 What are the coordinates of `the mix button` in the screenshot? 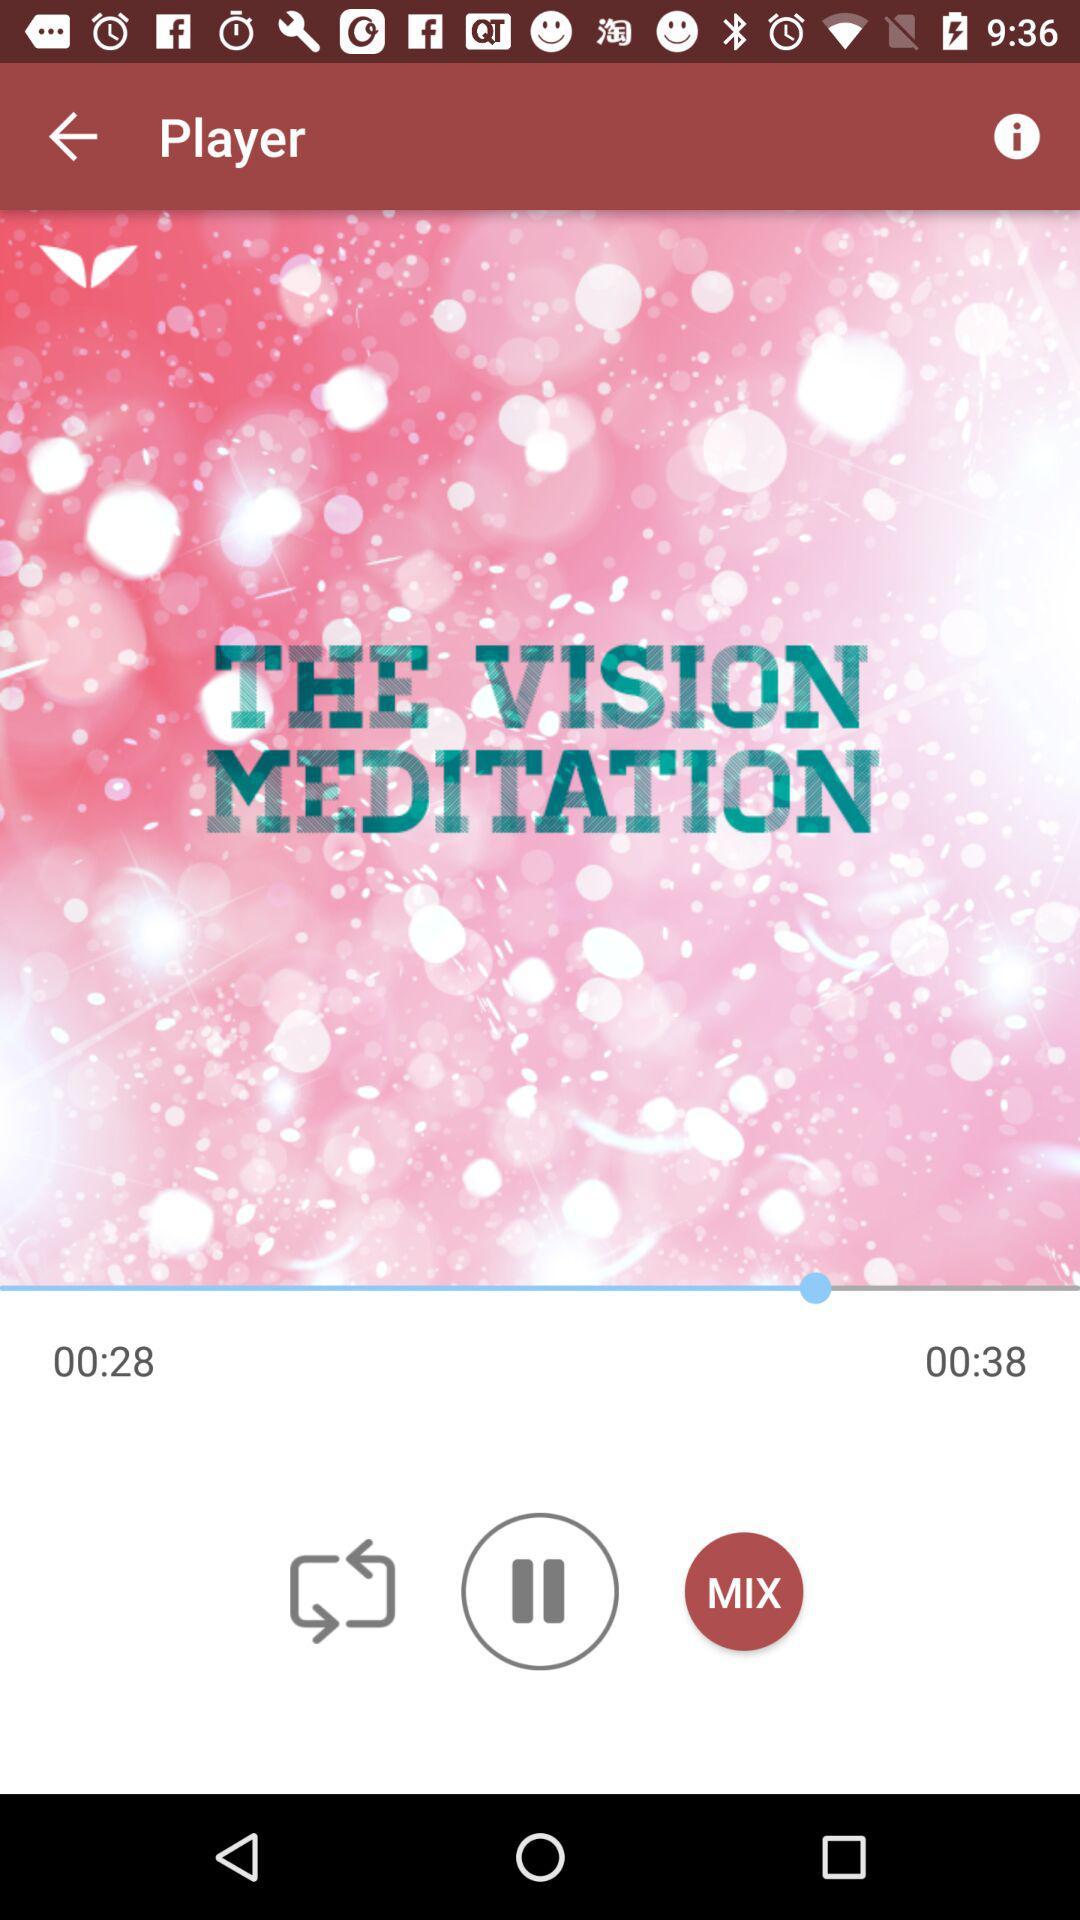 It's located at (744, 1590).